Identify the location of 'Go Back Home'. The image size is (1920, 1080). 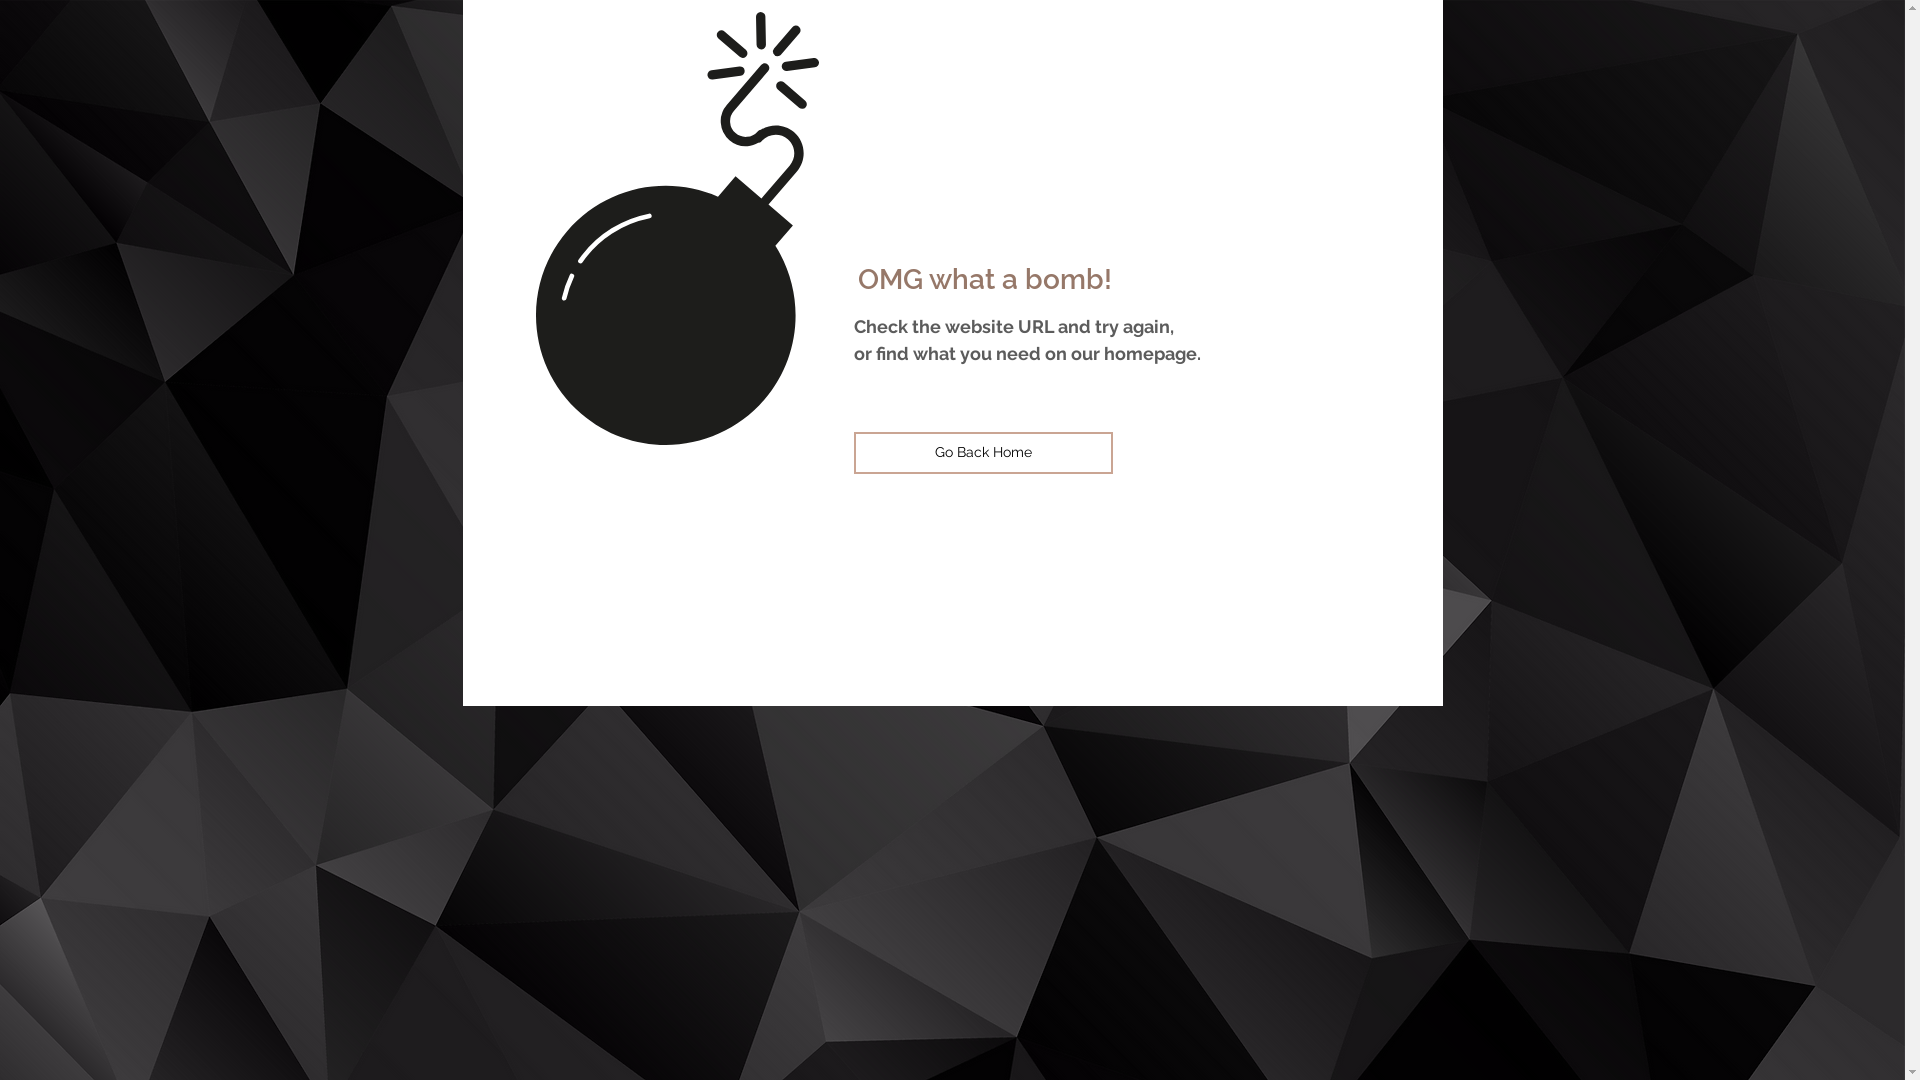
(854, 452).